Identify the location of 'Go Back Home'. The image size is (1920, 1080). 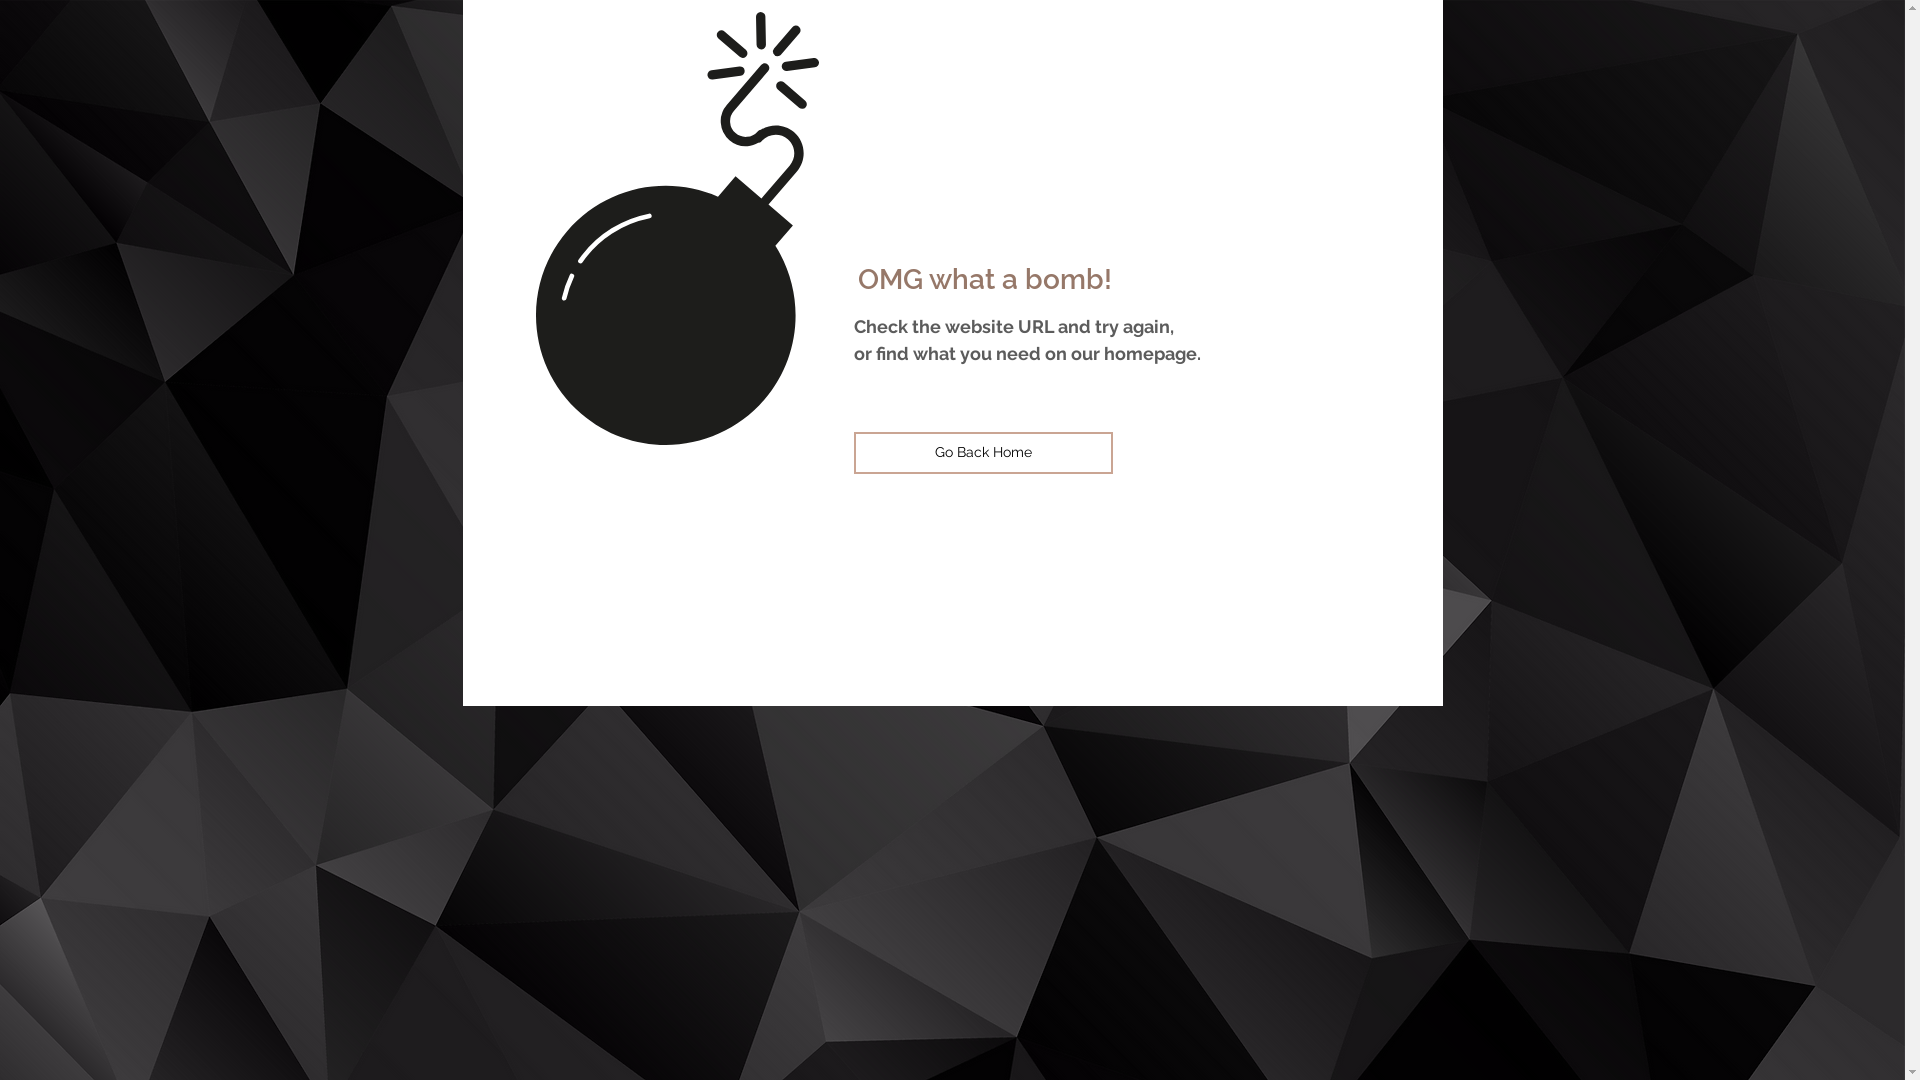
(854, 452).